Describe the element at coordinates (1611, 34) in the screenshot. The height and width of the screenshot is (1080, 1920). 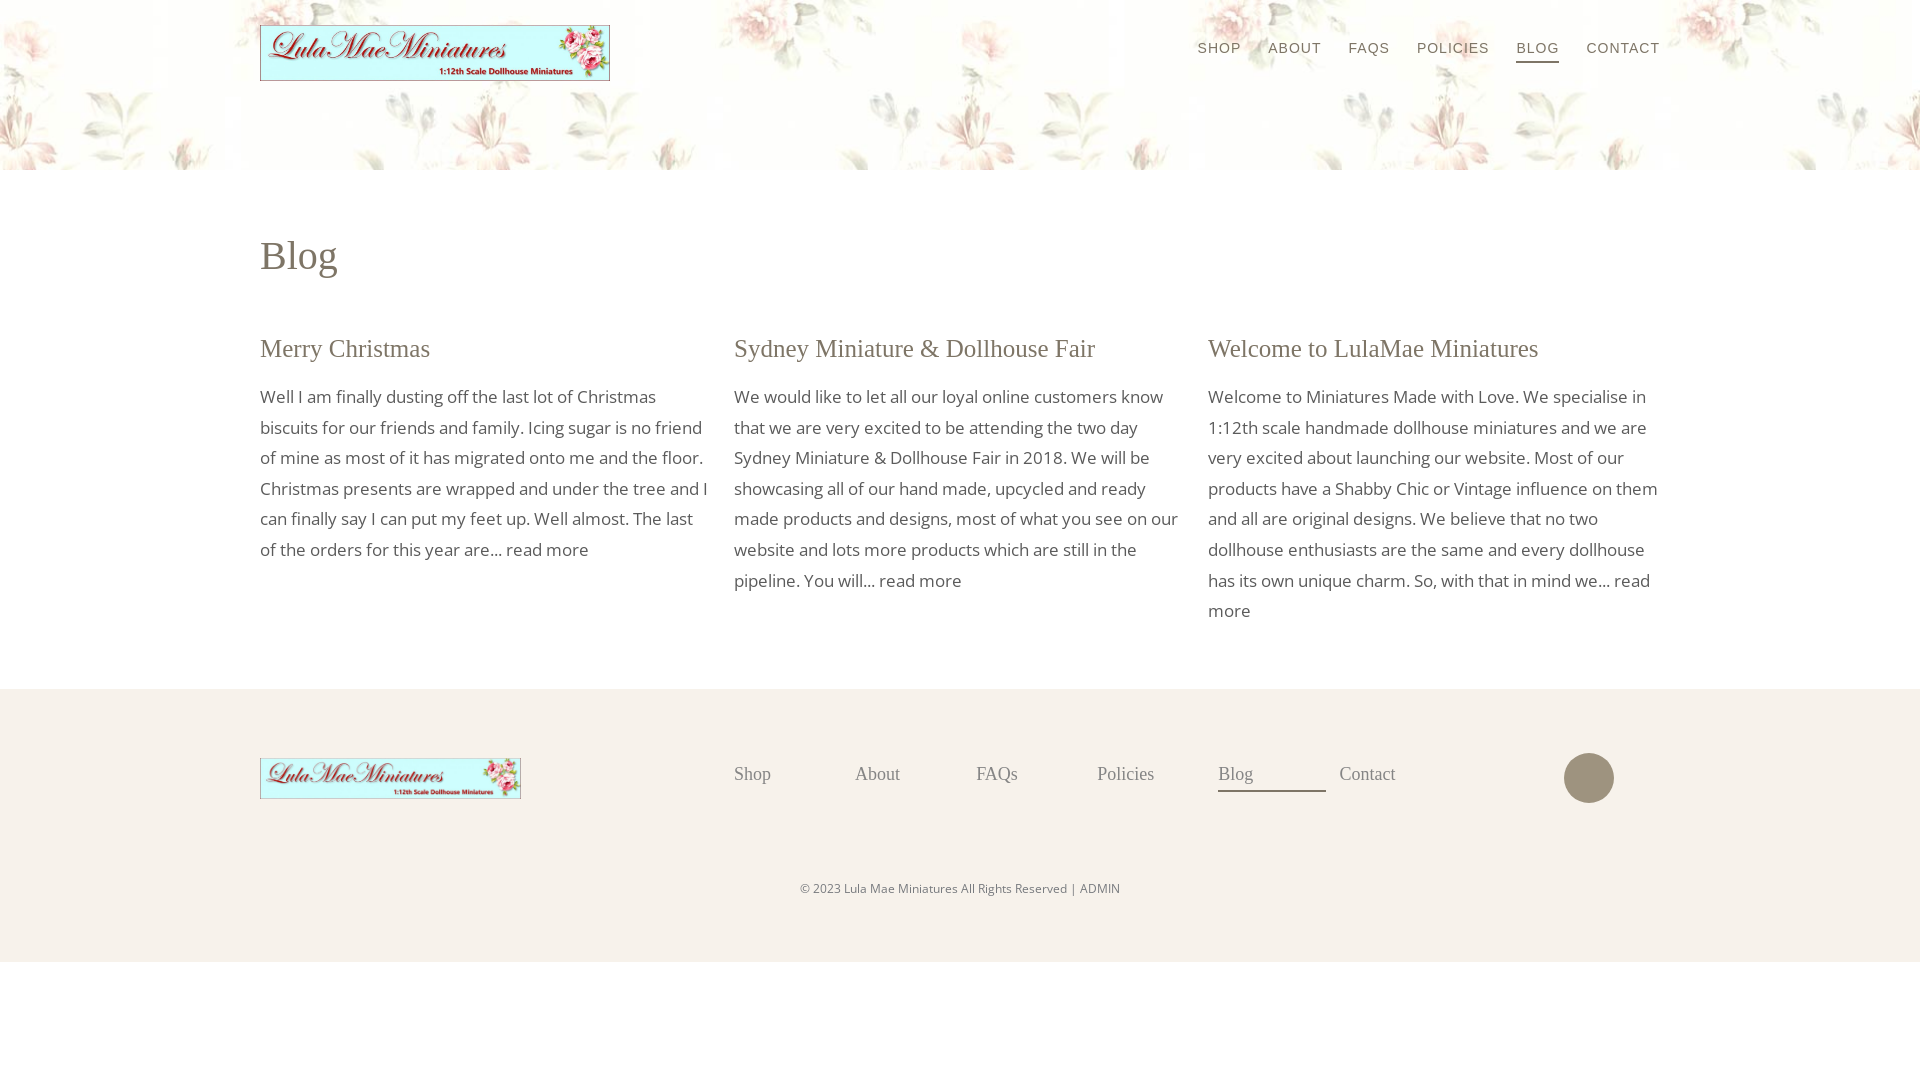
I see `'CONTACT'` at that location.